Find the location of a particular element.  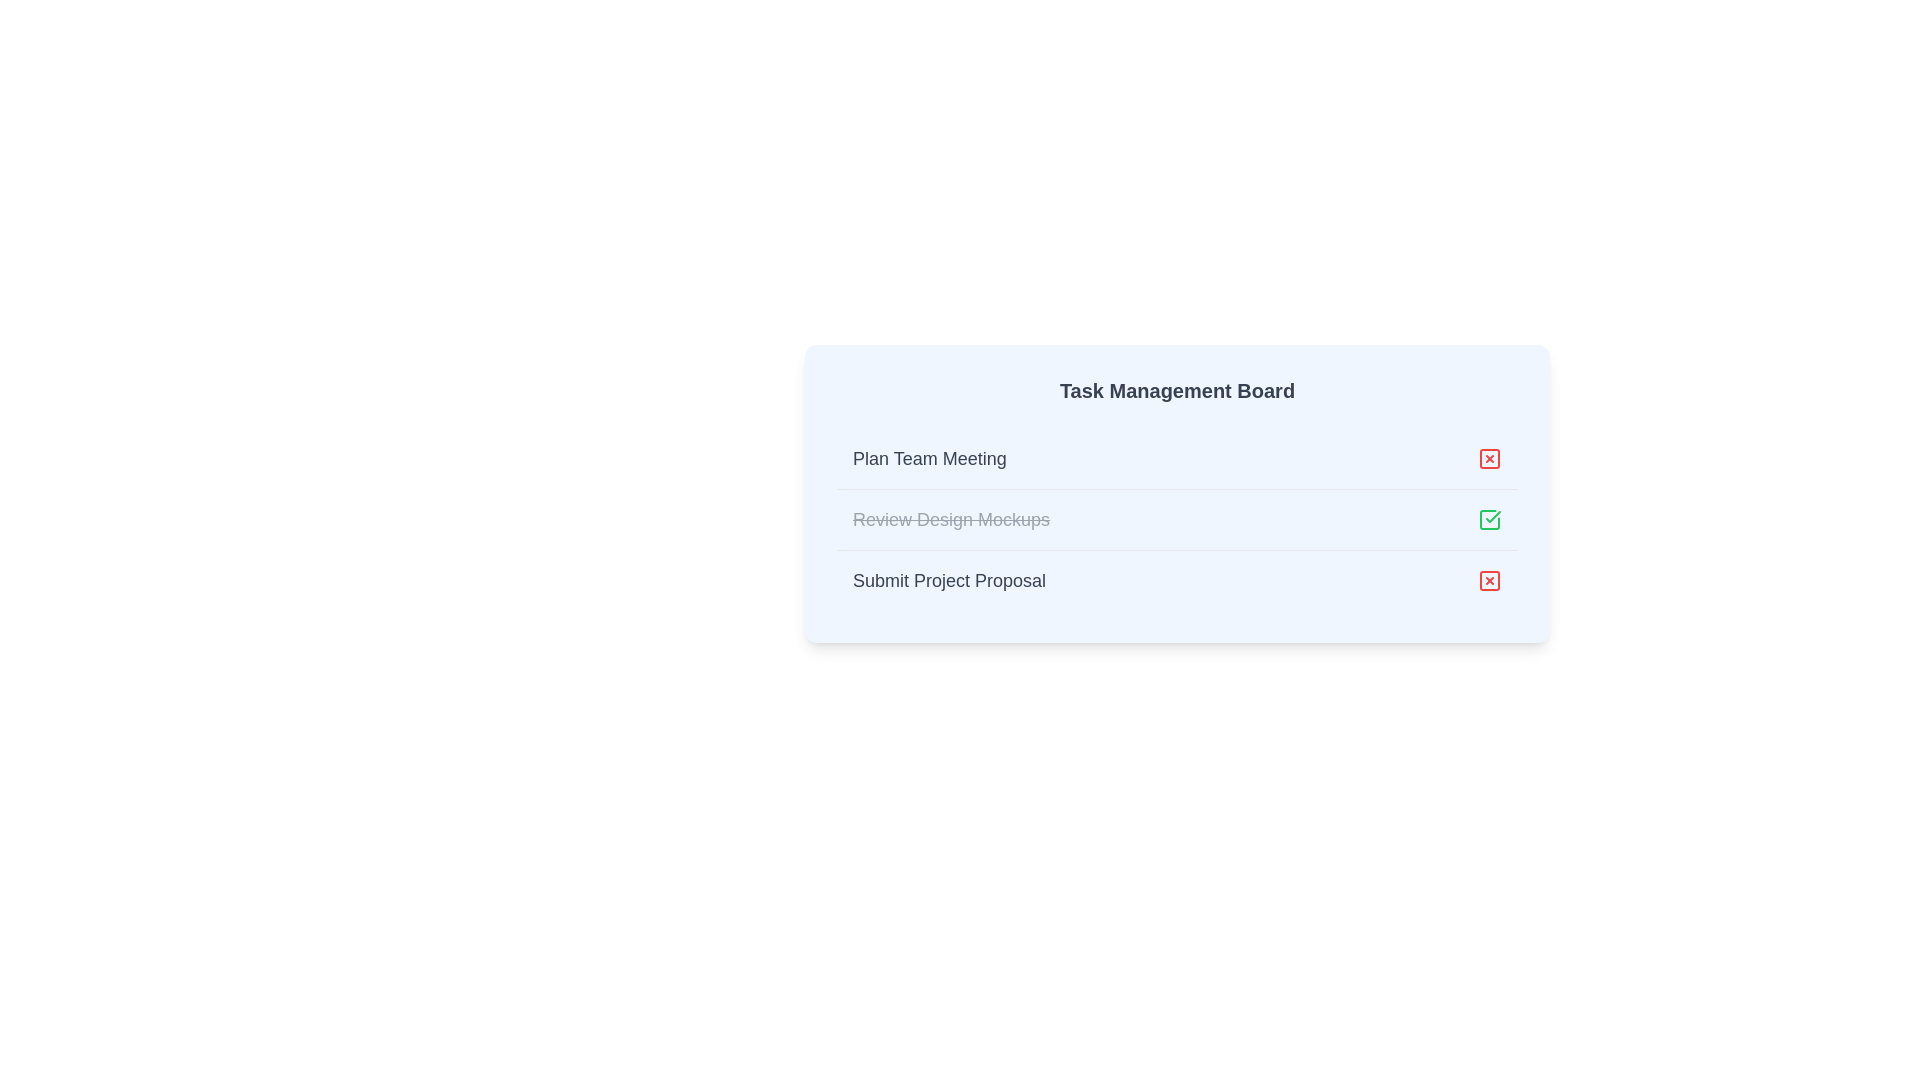

the delete button associated with the 'Plan Team Meeting' task is located at coordinates (1489, 459).